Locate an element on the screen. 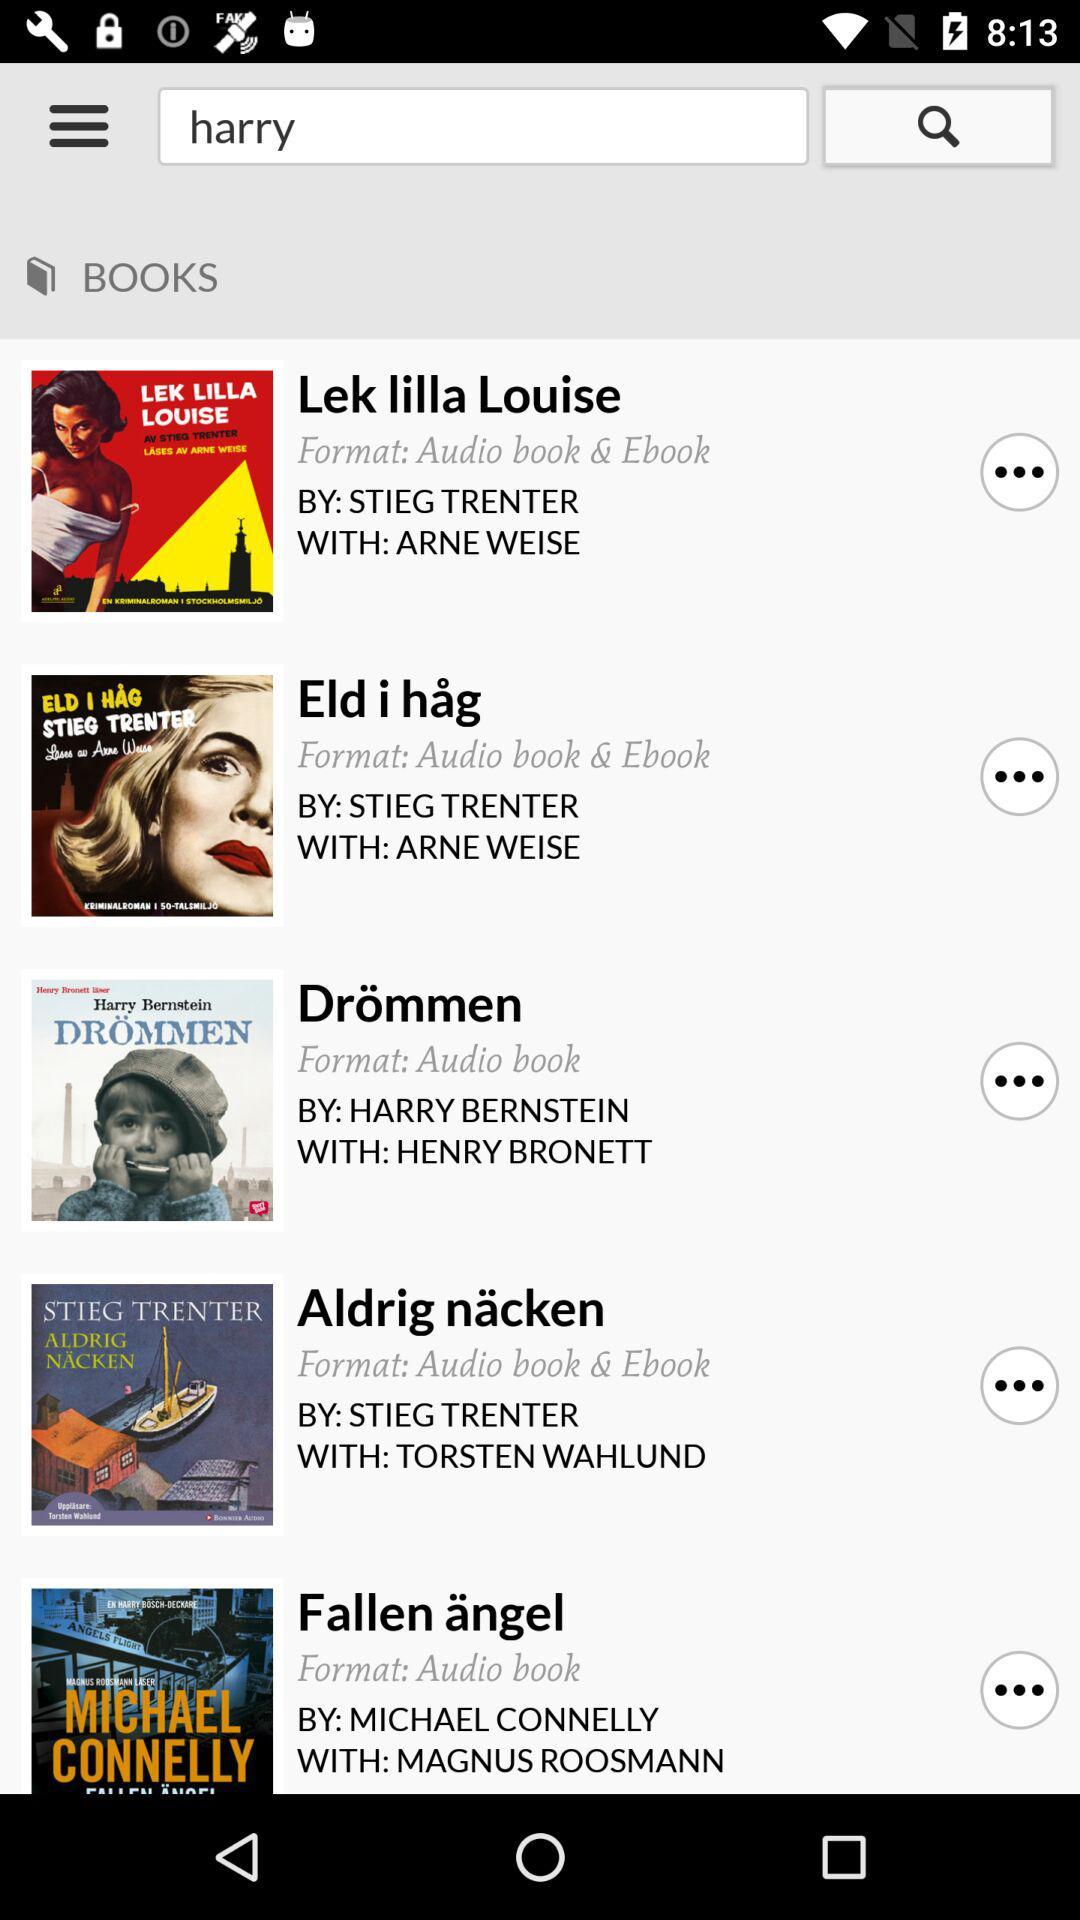 The height and width of the screenshot is (1920, 1080). item above with: henry bronett icon is located at coordinates (1019, 1080).